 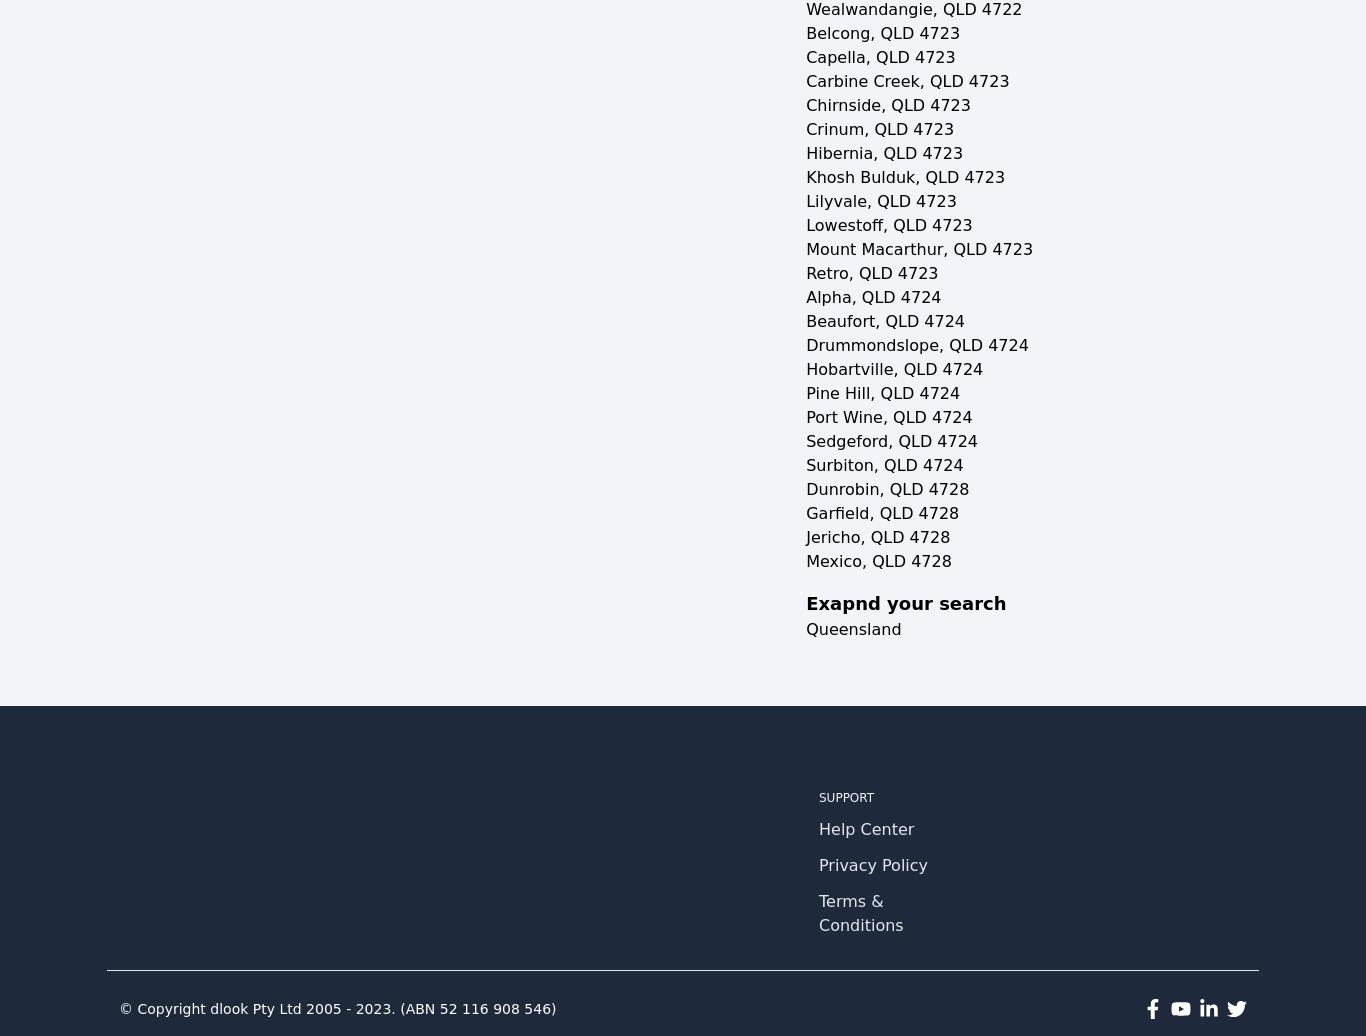 What do you see at coordinates (879, 57) in the screenshot?
I see `'Capella, QLD 4723'` at bounding box center [879, 57].